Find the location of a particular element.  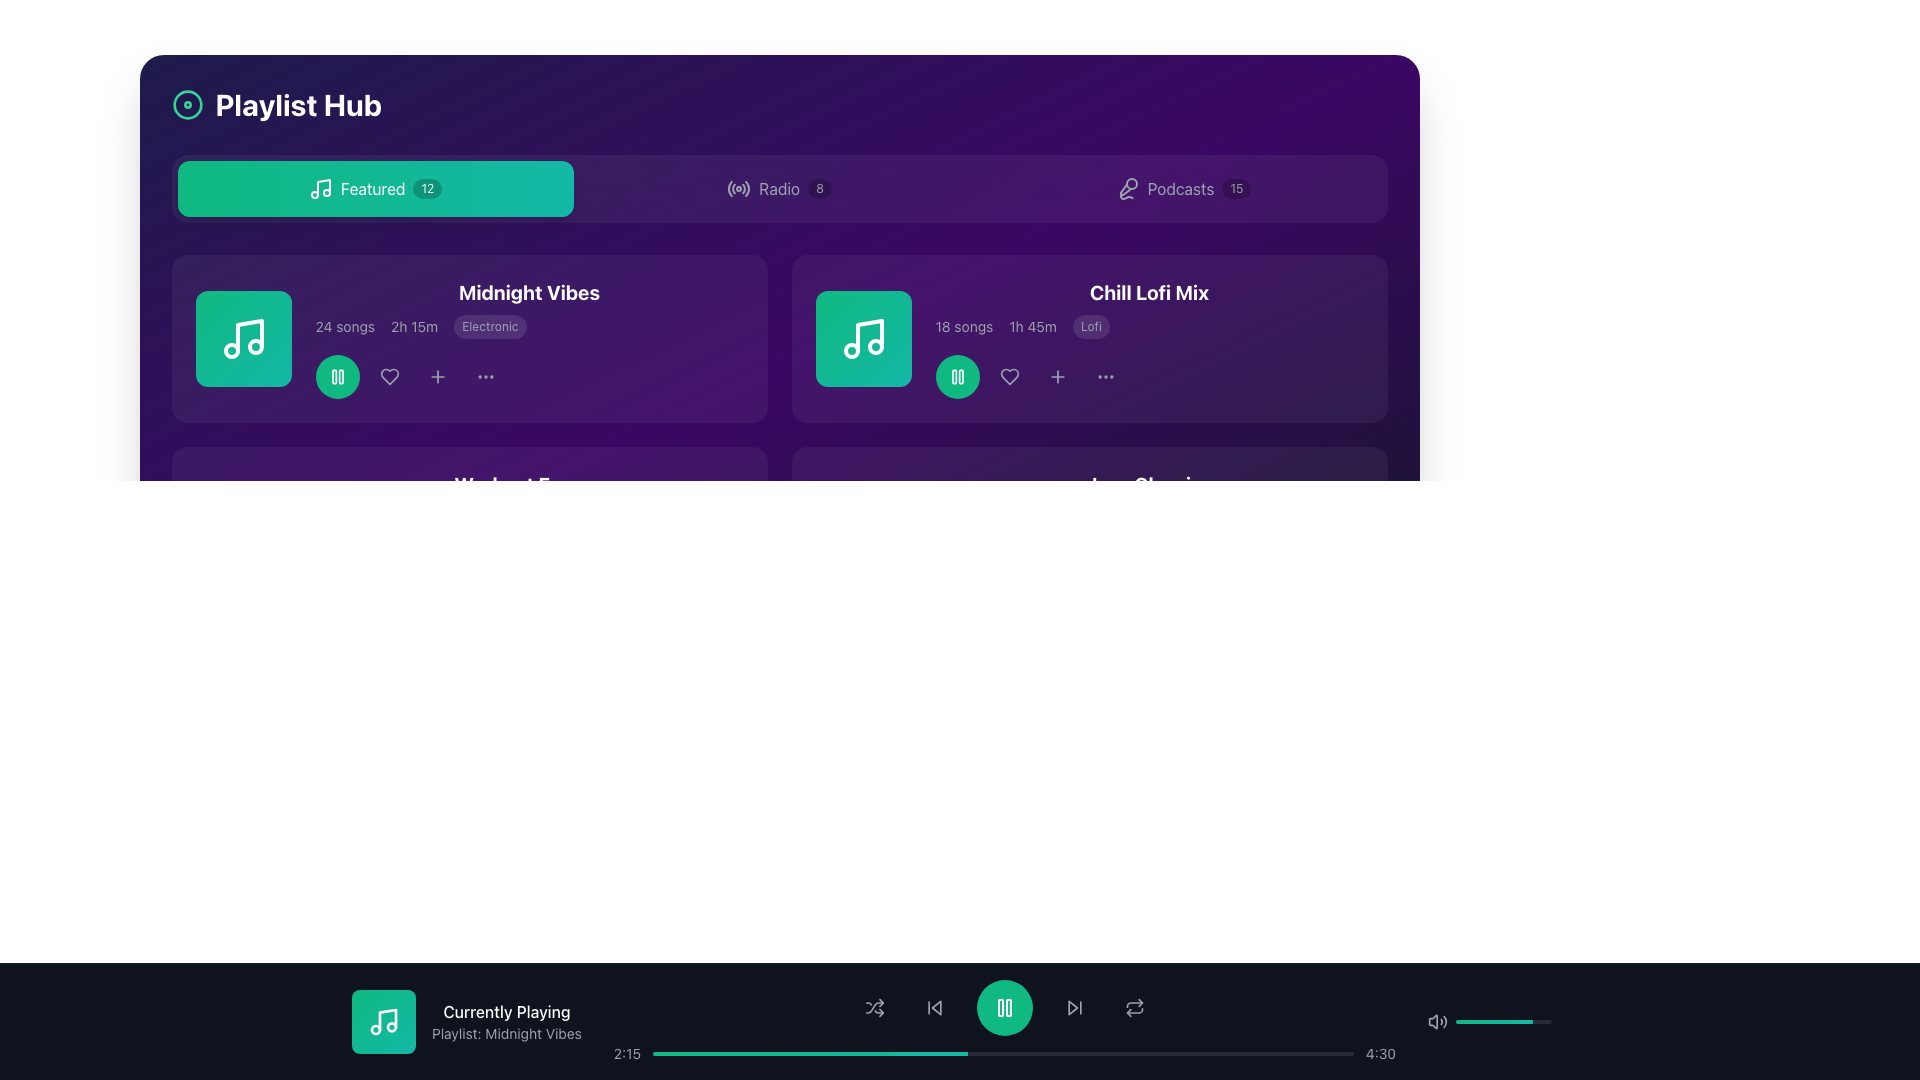

the text label displaying the duration '1h 45m' within the dark purple background of the playlist metadata interface is located at coordinates (1033, 326).